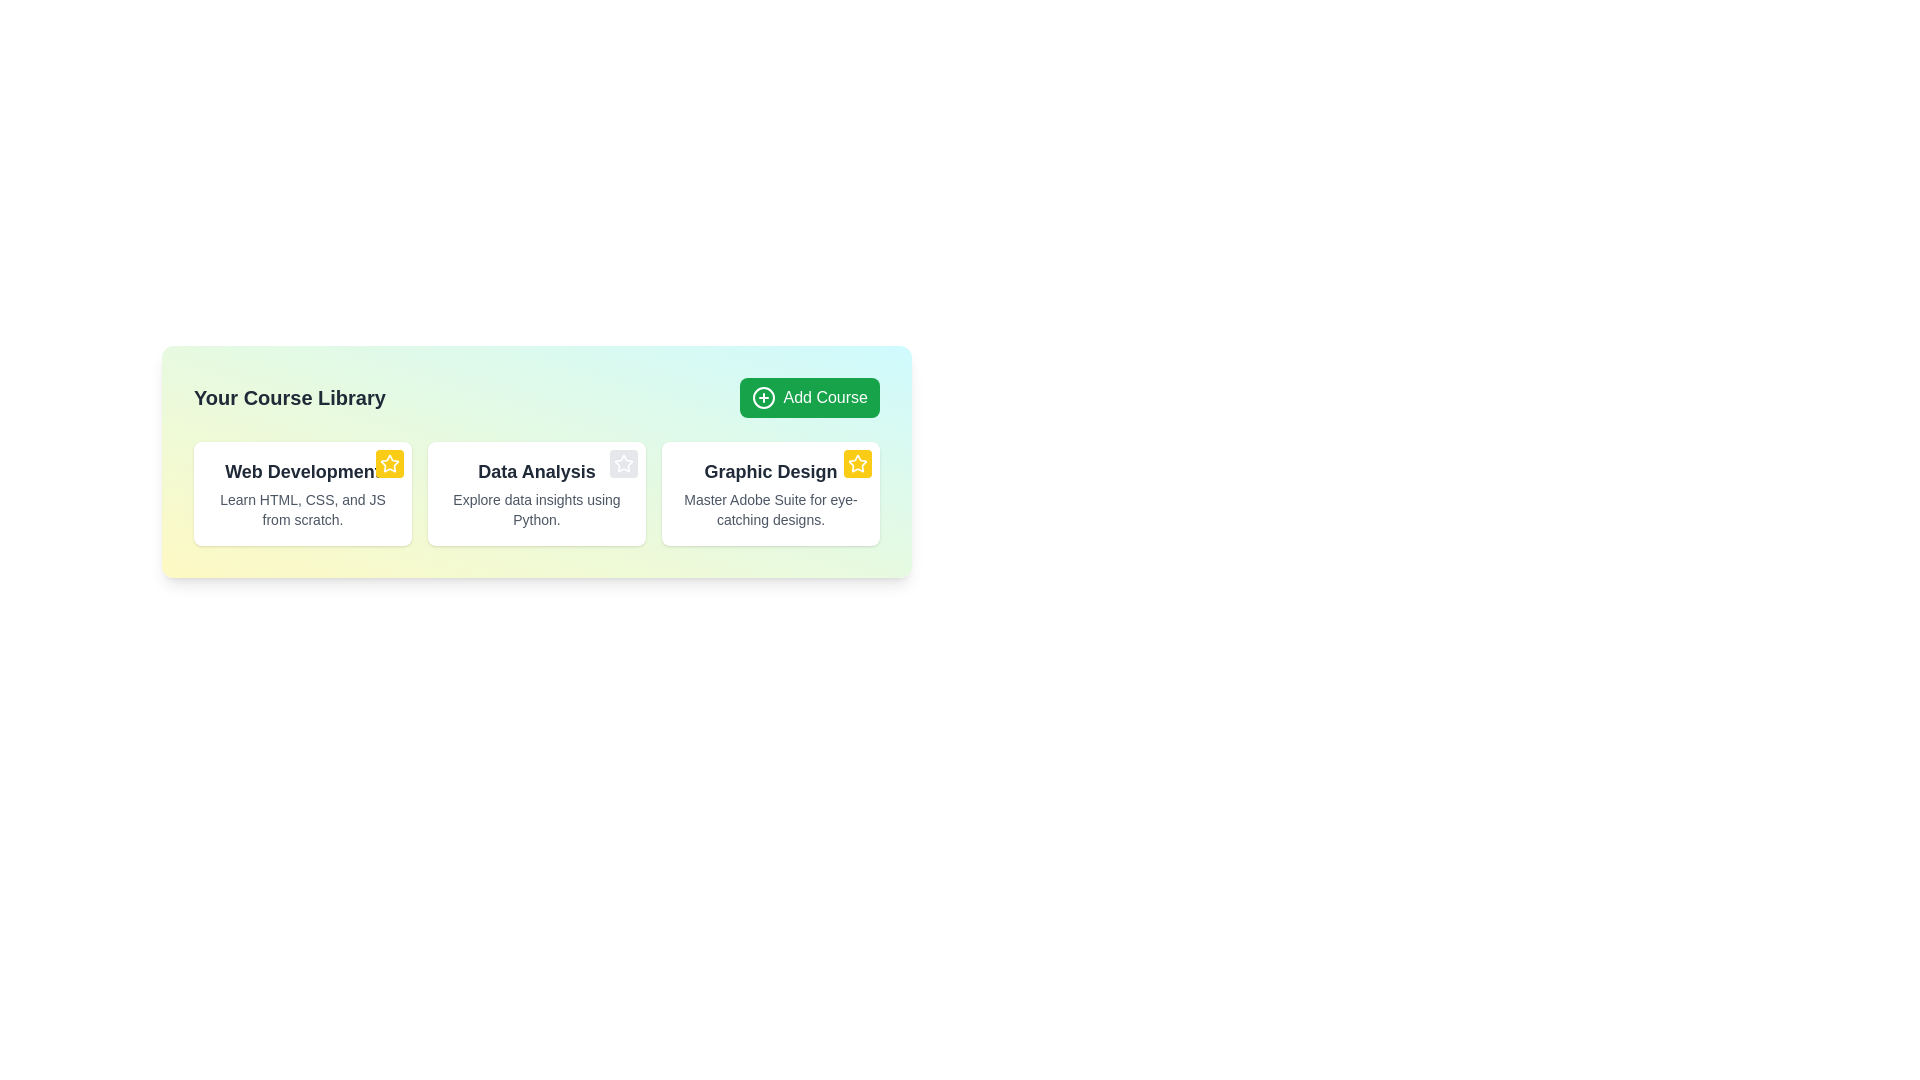 The height and width of the screenshot is (1080, 1920). I want to click on bold title text labeled 'Data Analysis' that is centrally positioned within the second card of a group of three cards, so click(537, 471).